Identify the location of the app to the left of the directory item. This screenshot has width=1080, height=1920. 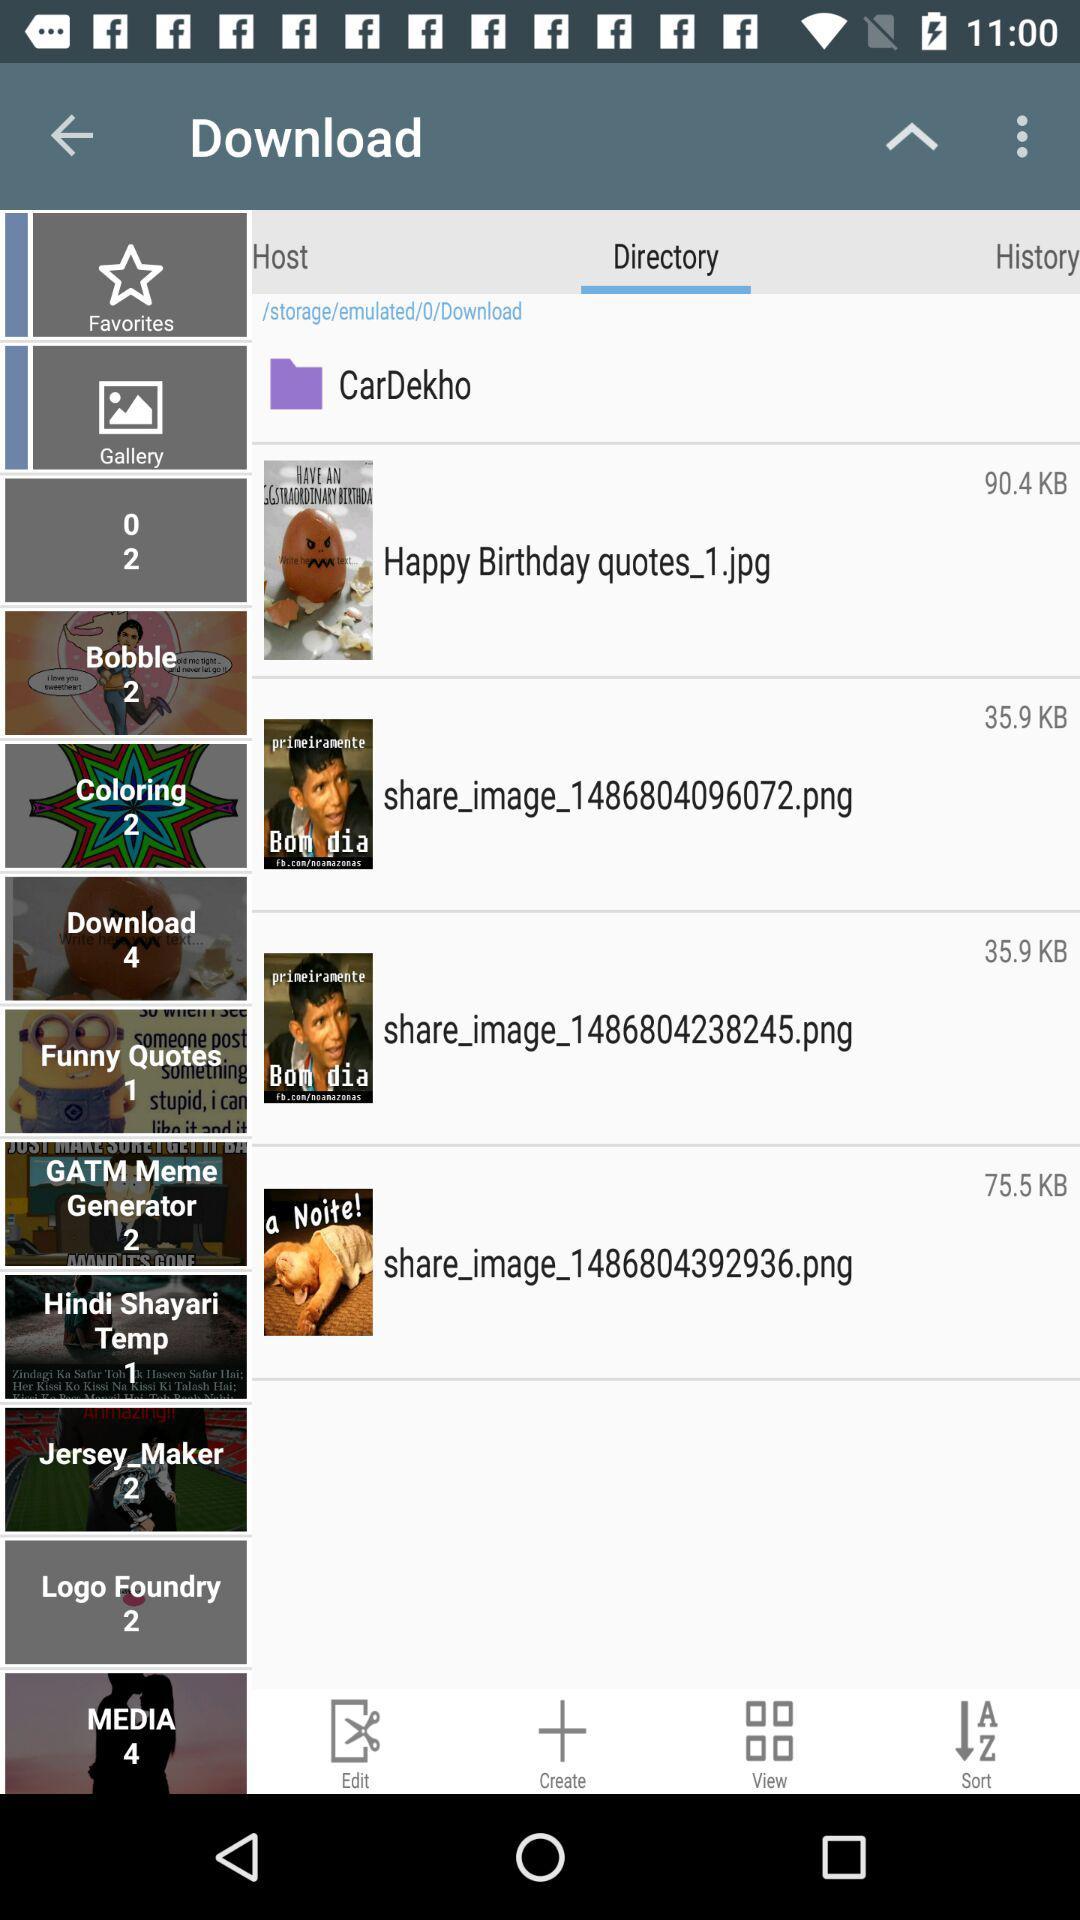
(280, 253).